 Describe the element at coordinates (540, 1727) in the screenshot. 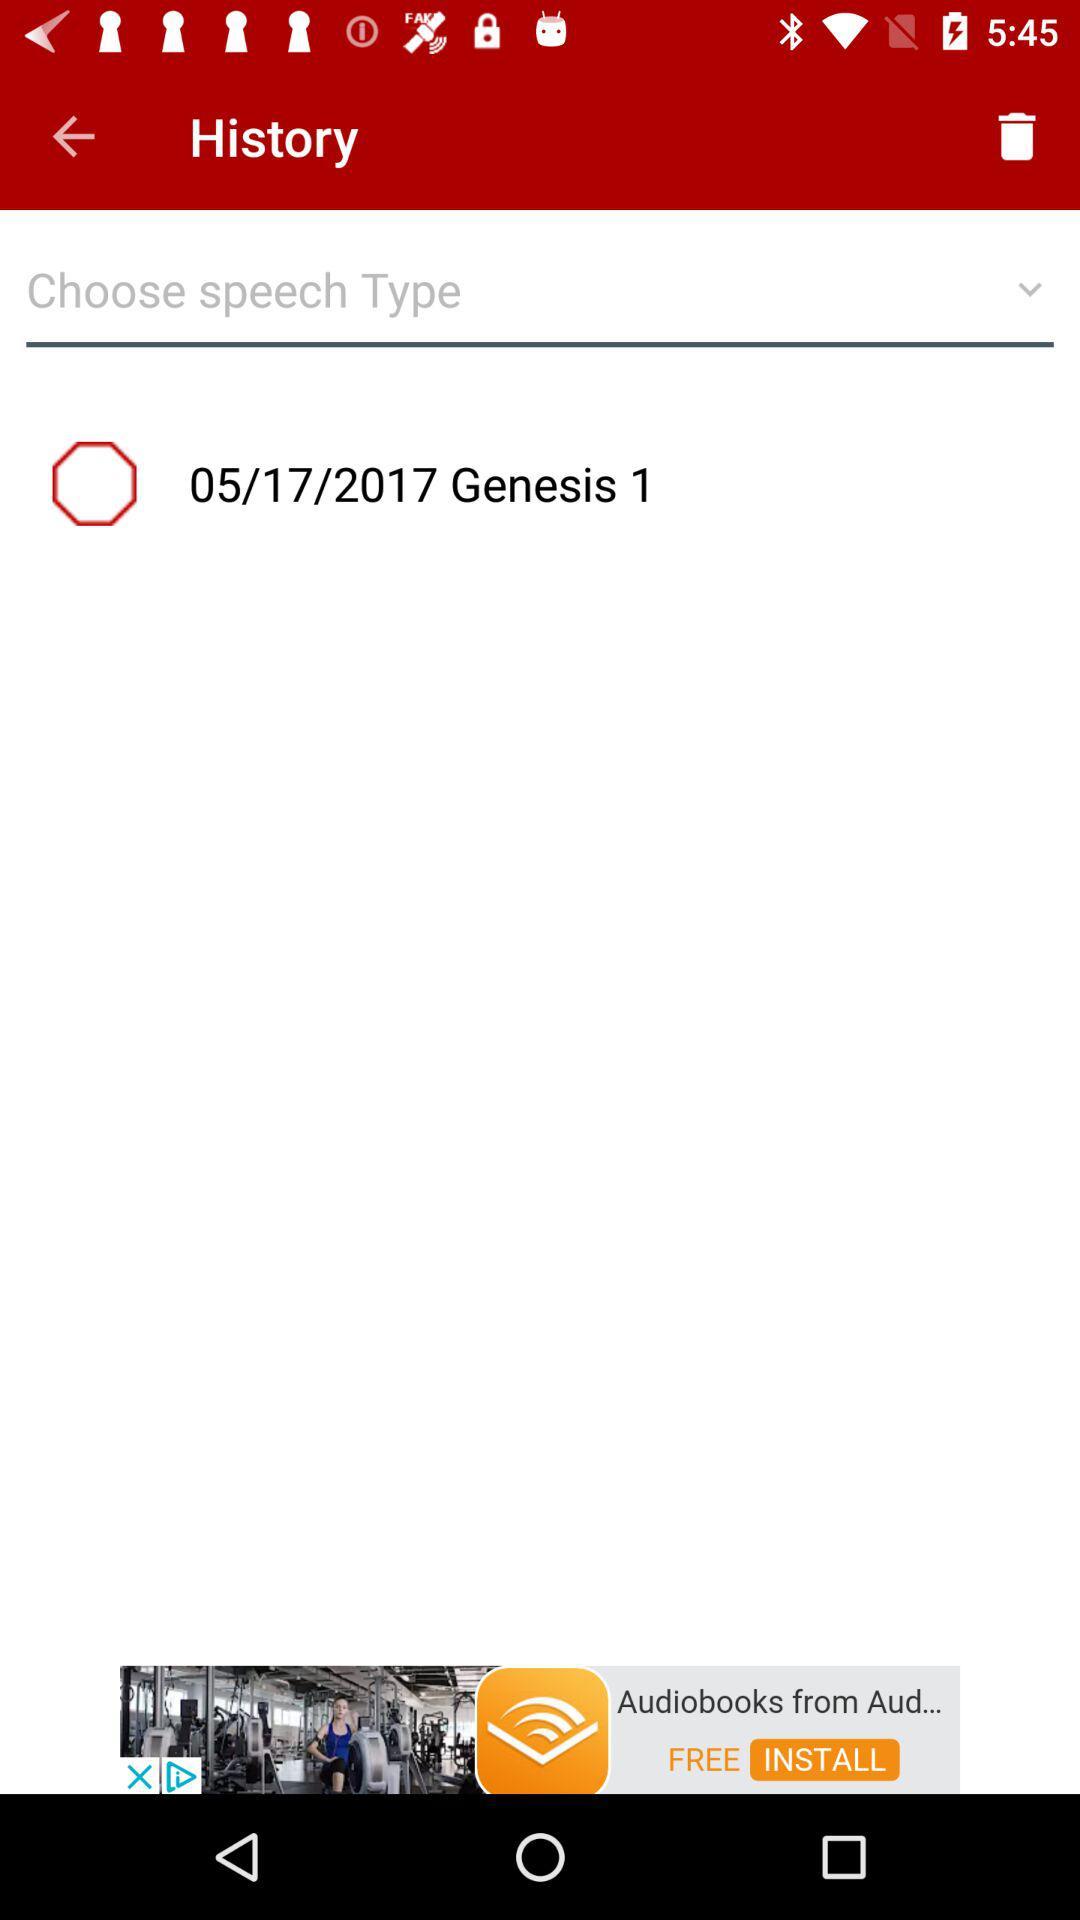

I see `open advertisement` at that location.